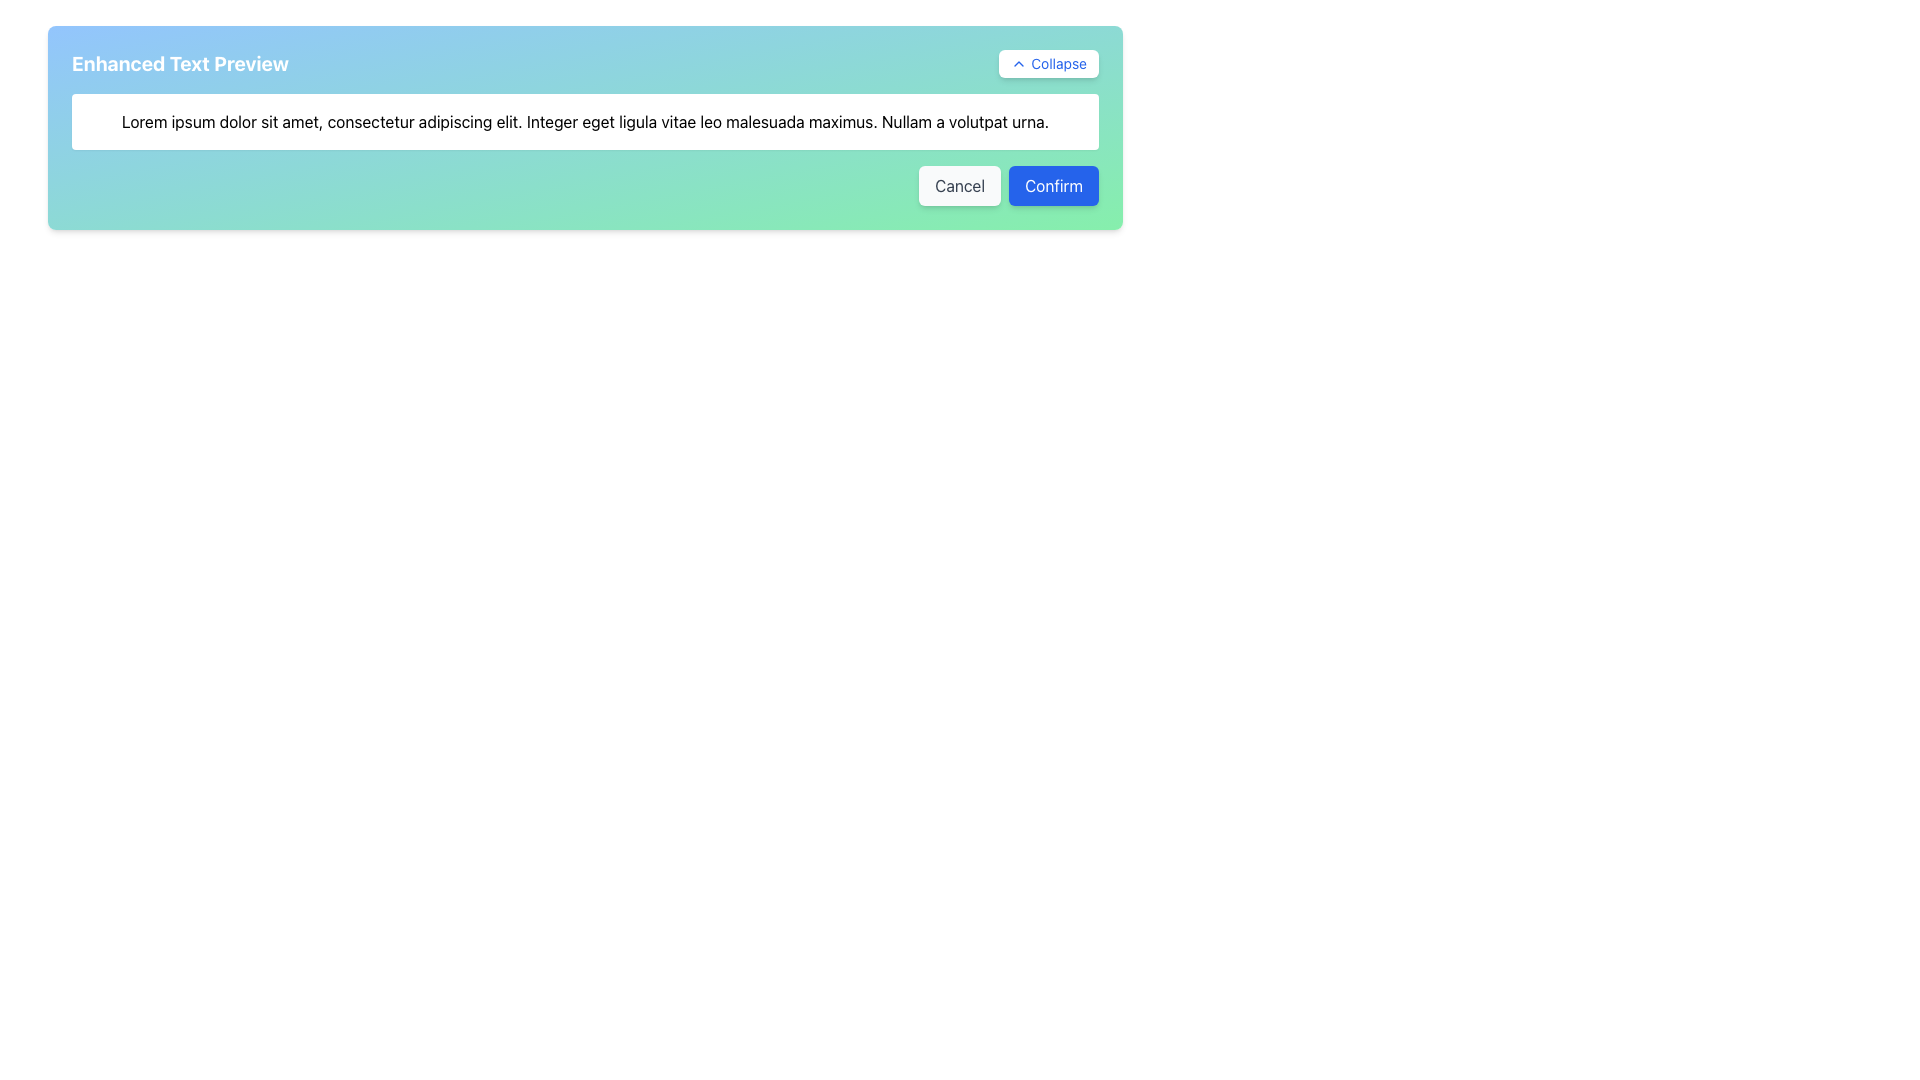  What do you see at coordinates (960, 185) in the screenshot?
I see `the 'Cancel' button at the lower-right corner of the modal` at bounding box center [960, 185].